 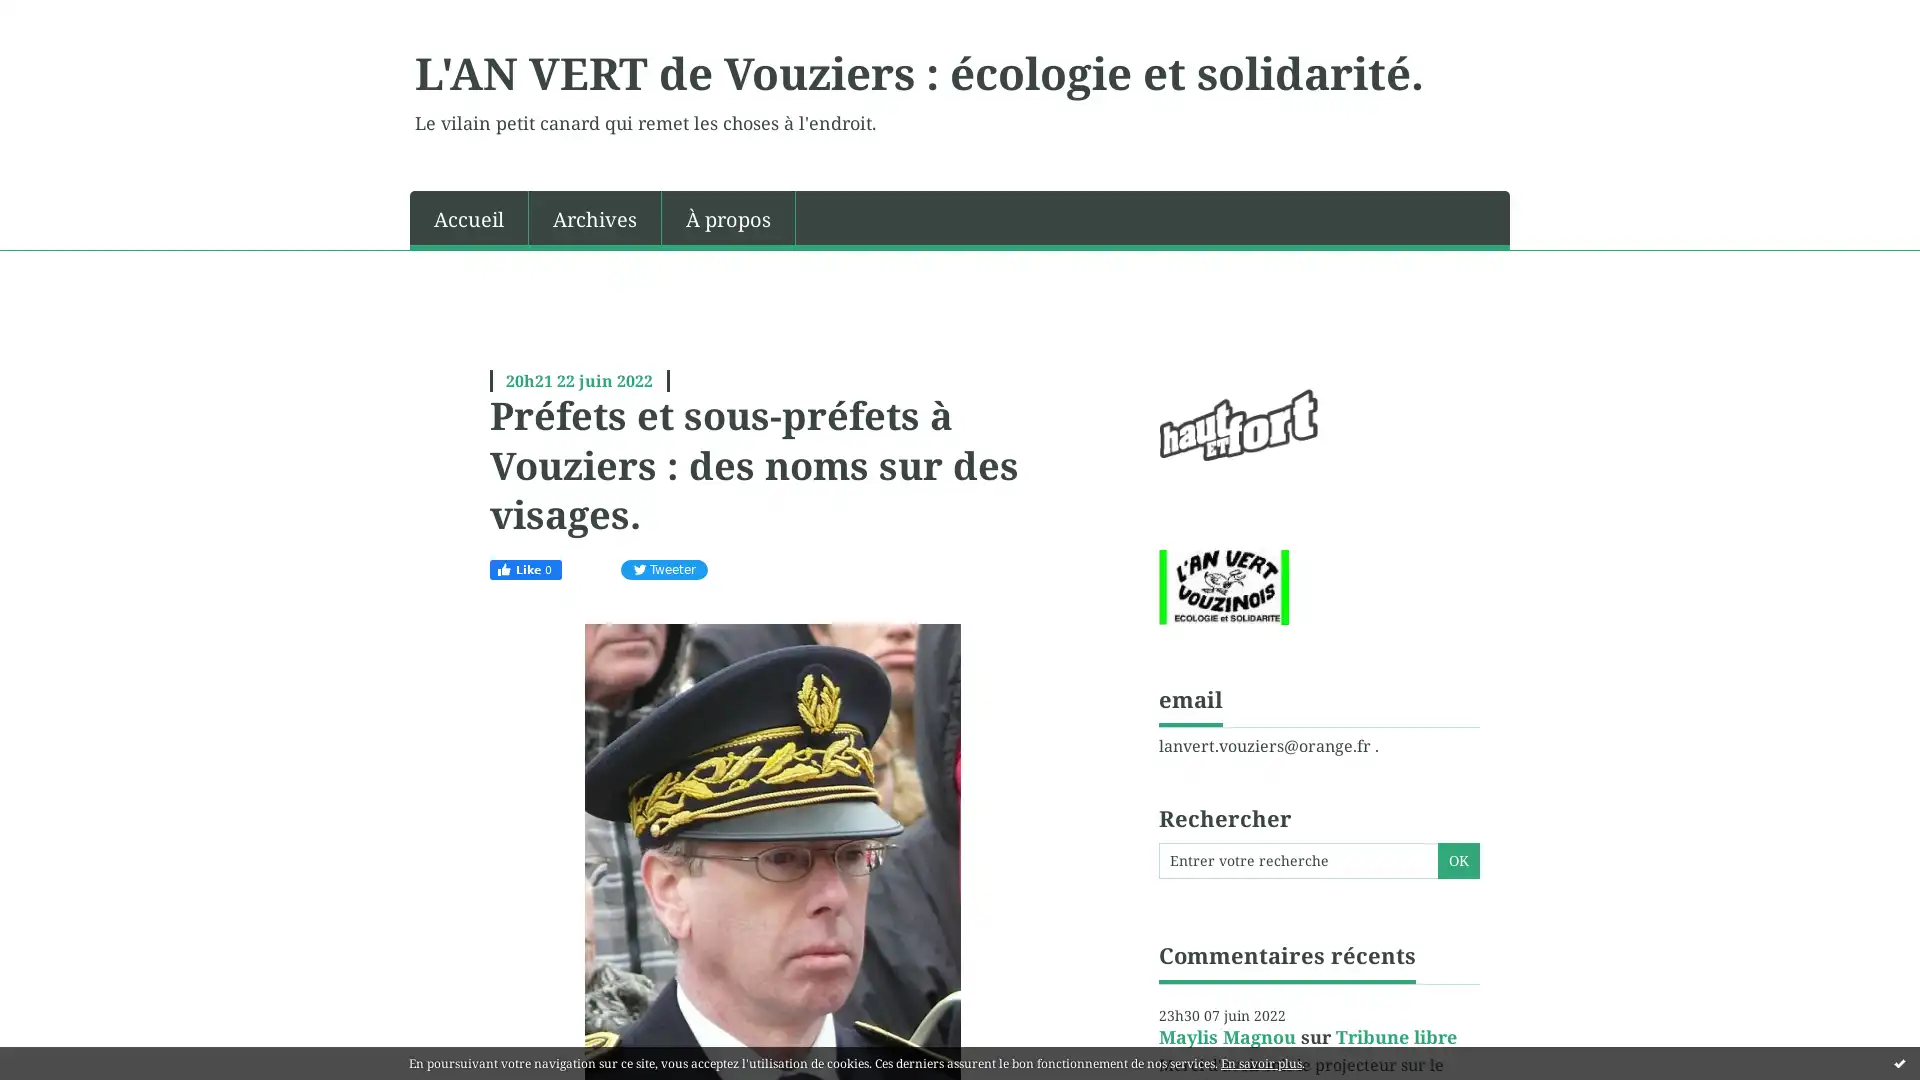 What do you see at coordinates (1458, 859) in the screenshot?
I see `OK` at bounding box center [1458, 859].